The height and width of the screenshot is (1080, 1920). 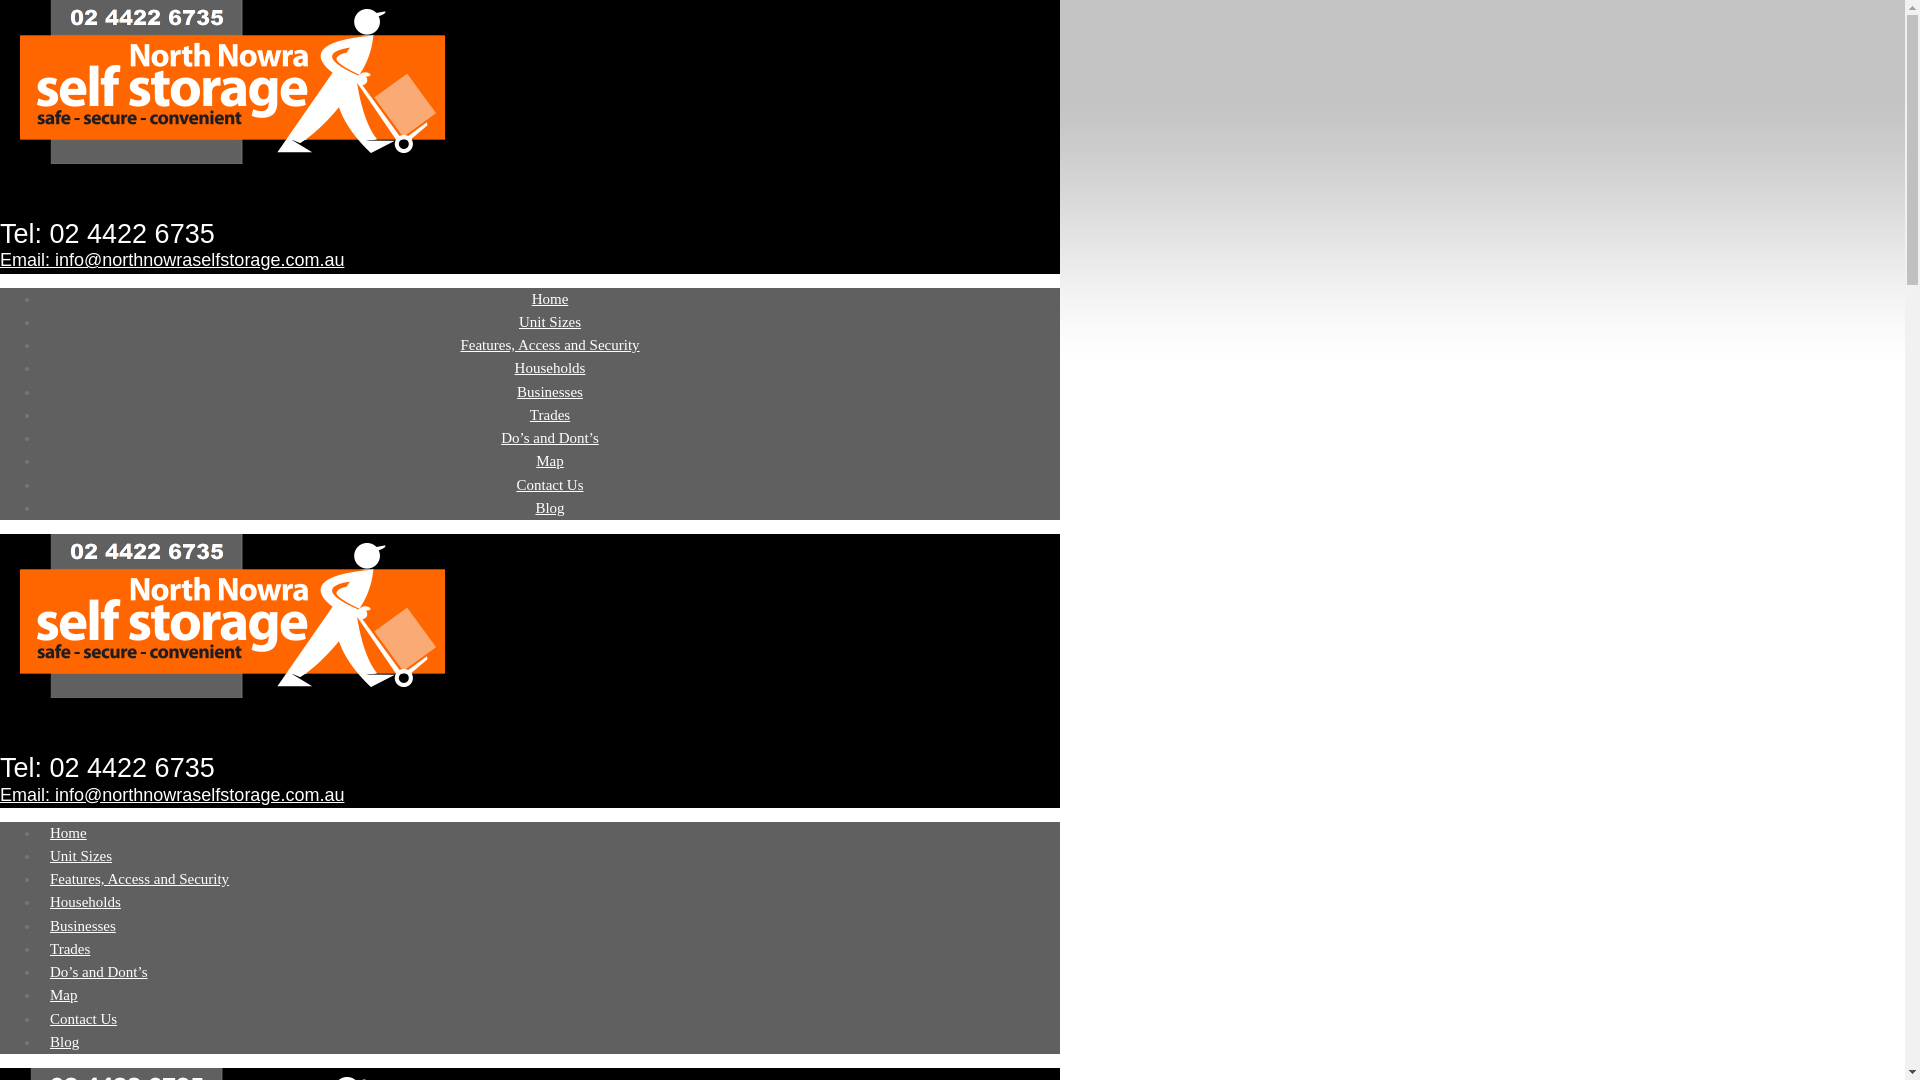 I want to click on 'Home', so click(x=68, y=833).